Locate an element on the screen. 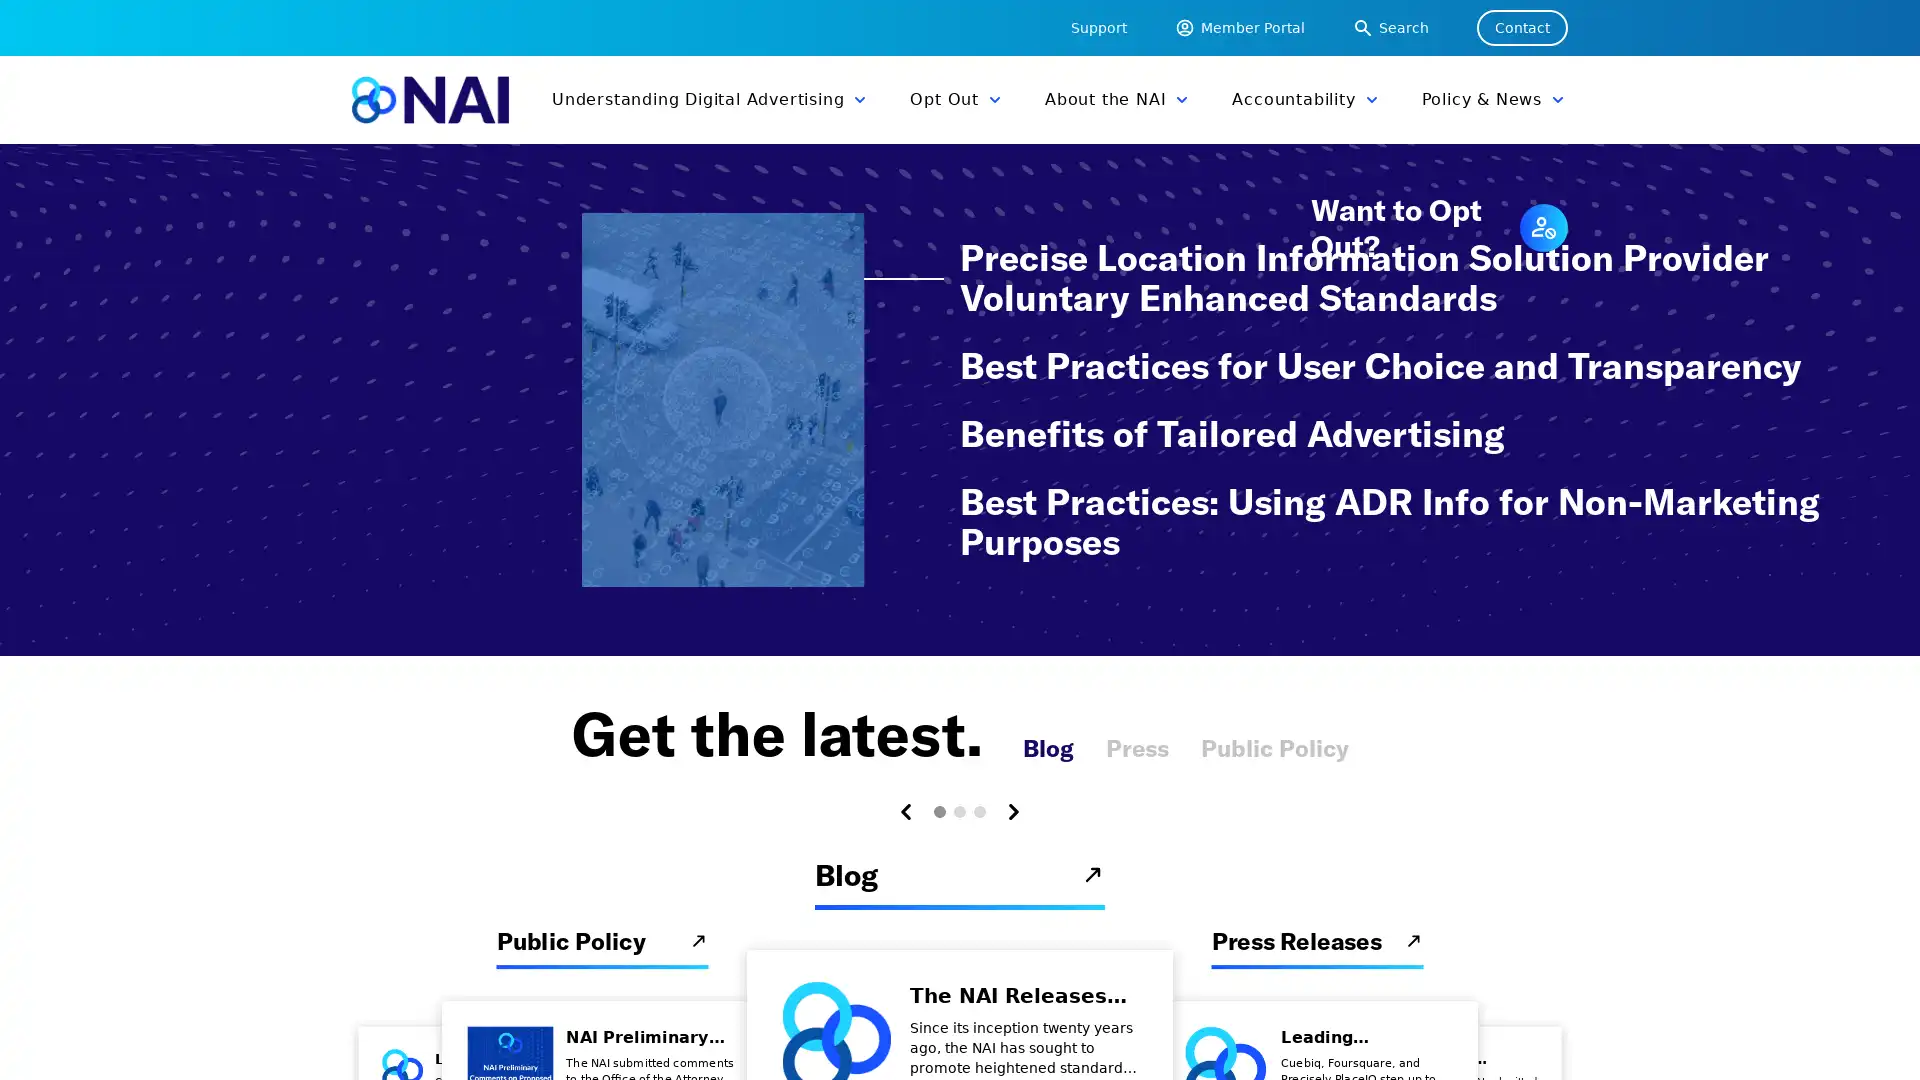 This screenshot has width=1920, height=1080. Carousel Page 2 is located at coordinates (960, 812).